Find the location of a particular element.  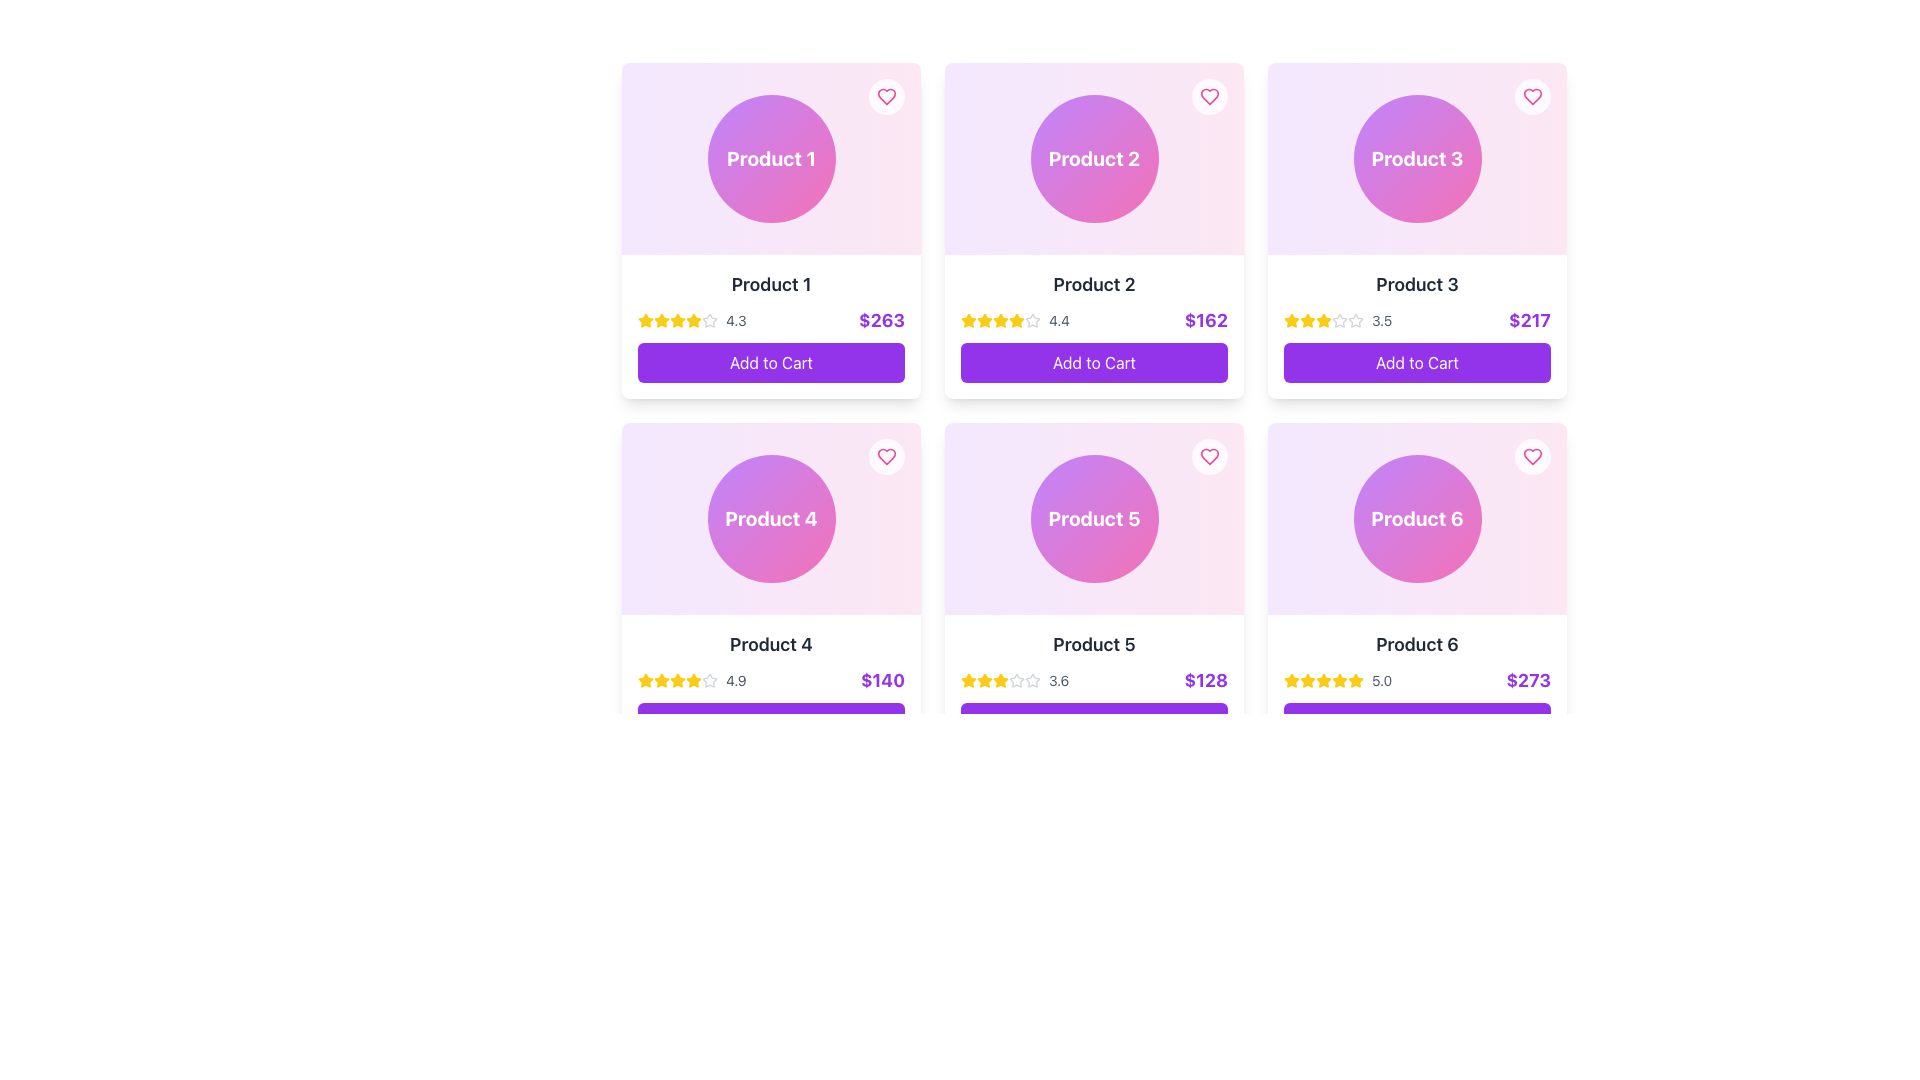

the text label displaying 'Product 5', which is prominently styled in bold dark gray font, located in the middle column of the second row in a card layout is located at coordinates (1093, 644).